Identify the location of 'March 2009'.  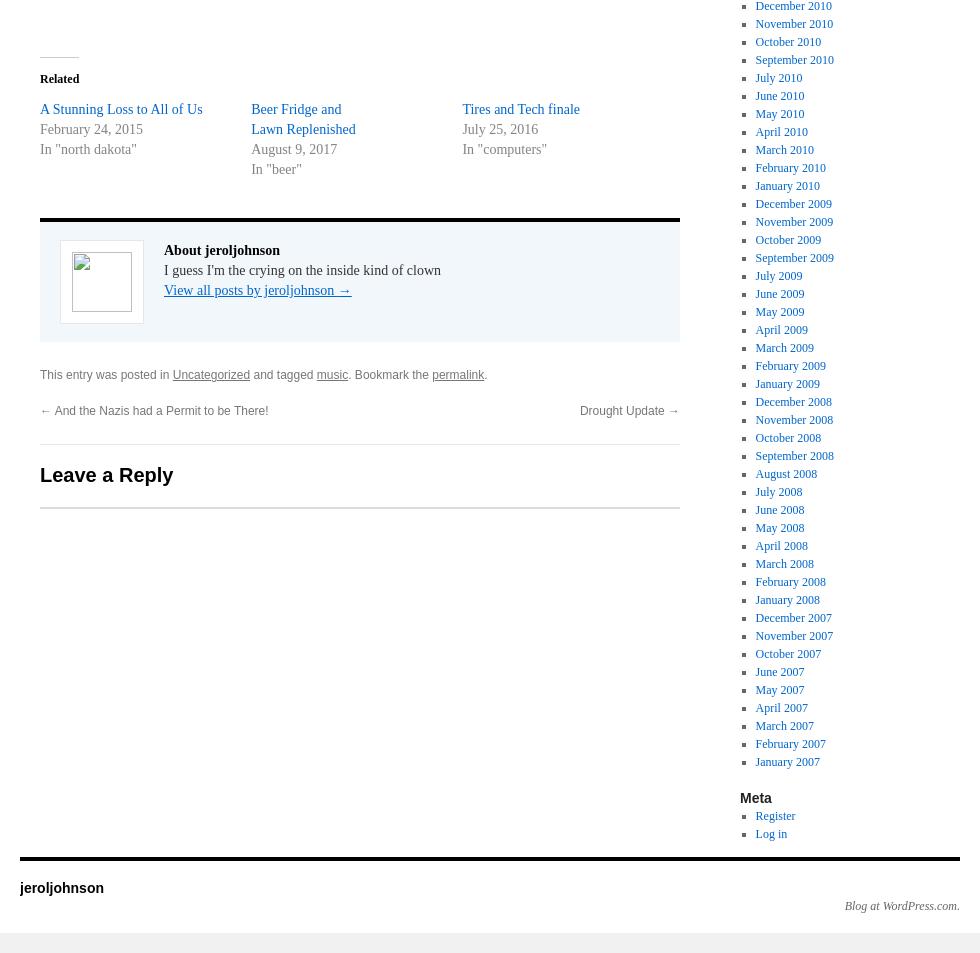
(784, 347).